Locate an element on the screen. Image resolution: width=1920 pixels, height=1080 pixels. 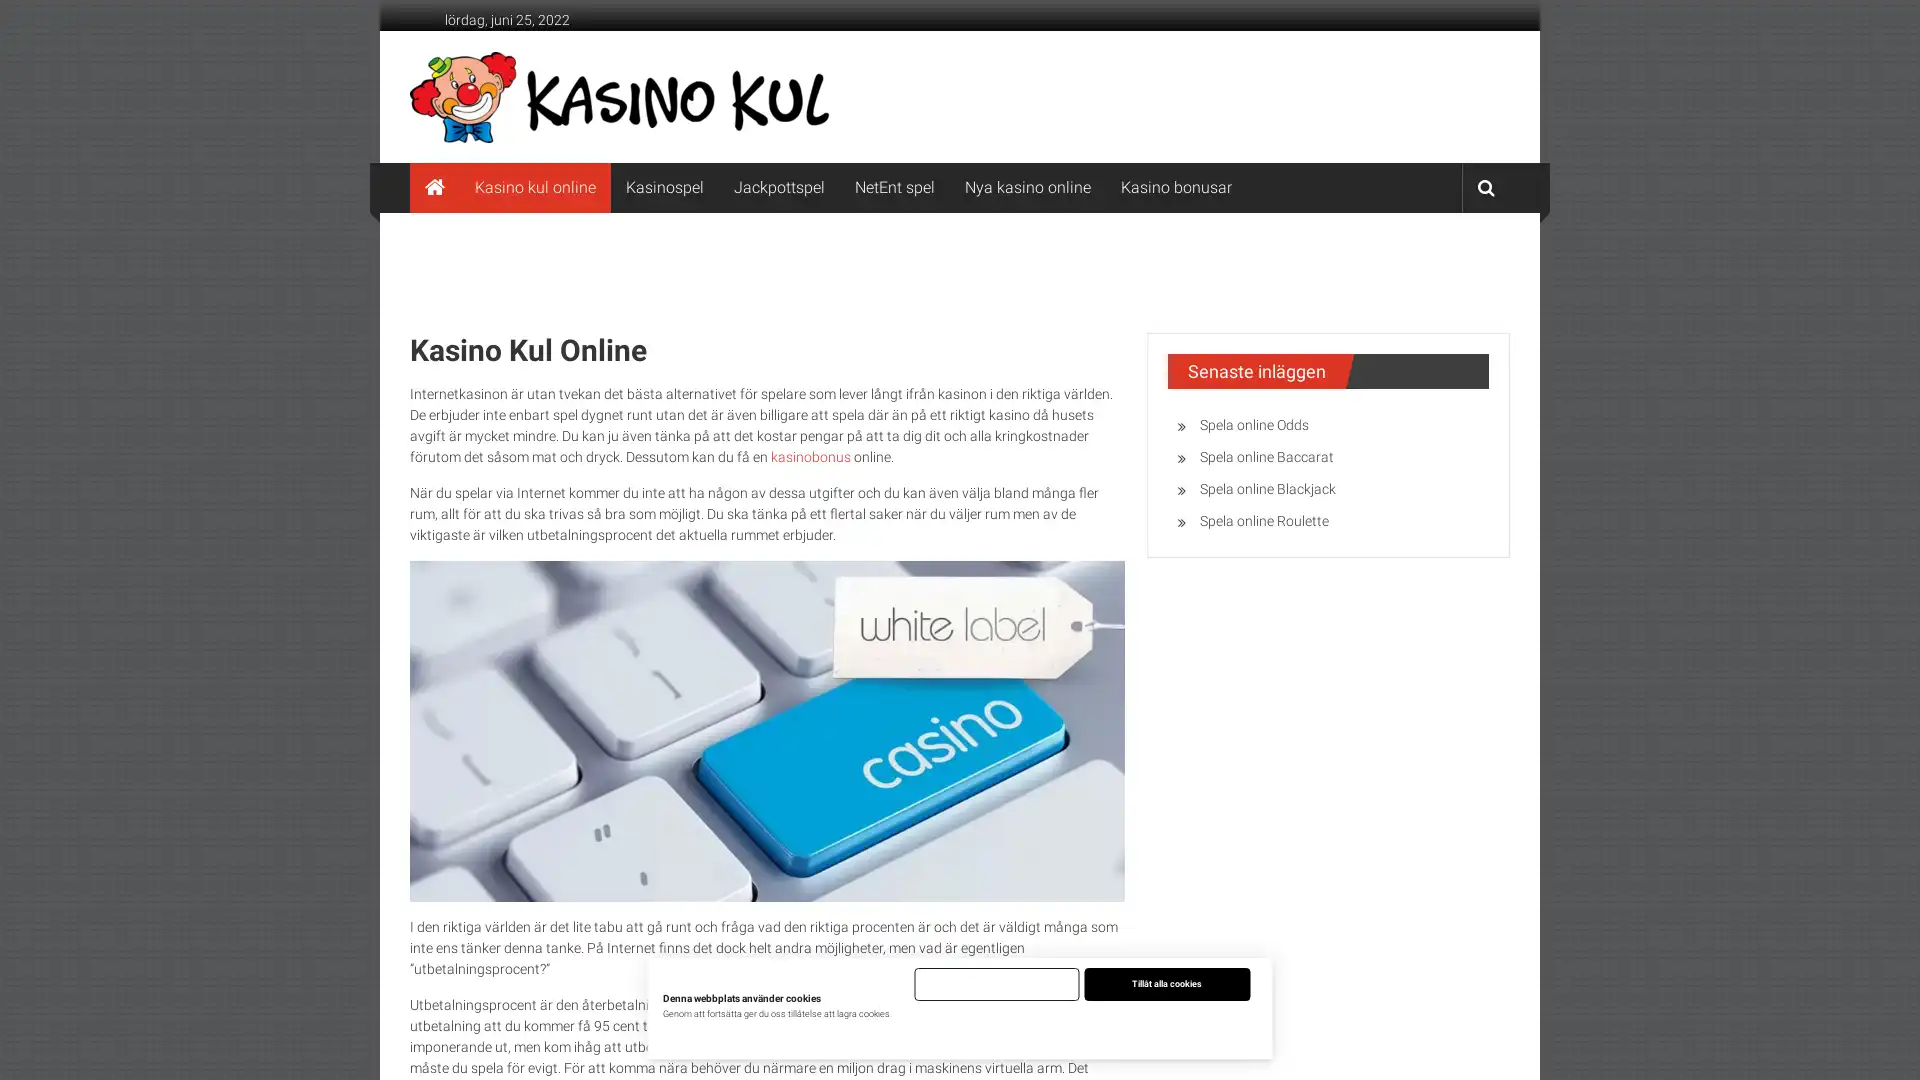
Justera installningar is located at coordinates (1080, 1027).